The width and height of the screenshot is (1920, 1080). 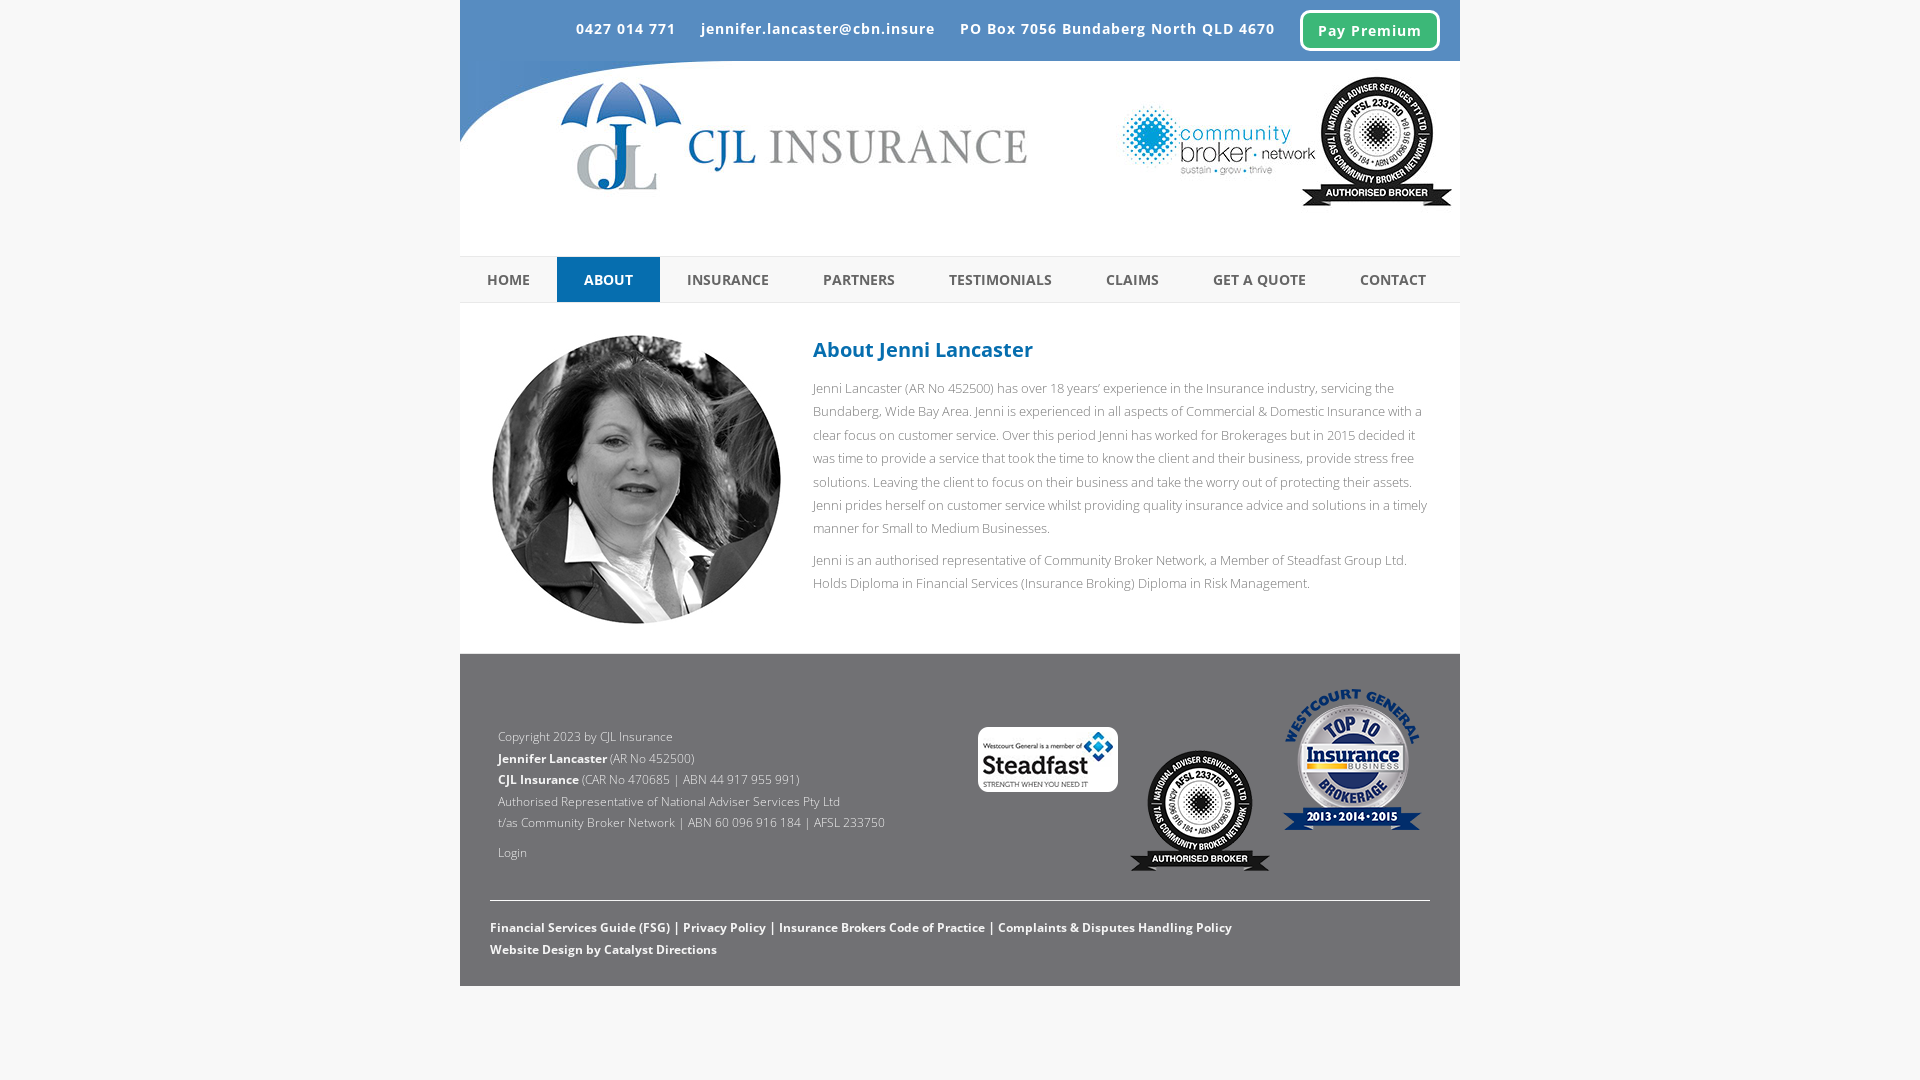 I want to click on 'Pay Premium', so click(x=1368, y=30).